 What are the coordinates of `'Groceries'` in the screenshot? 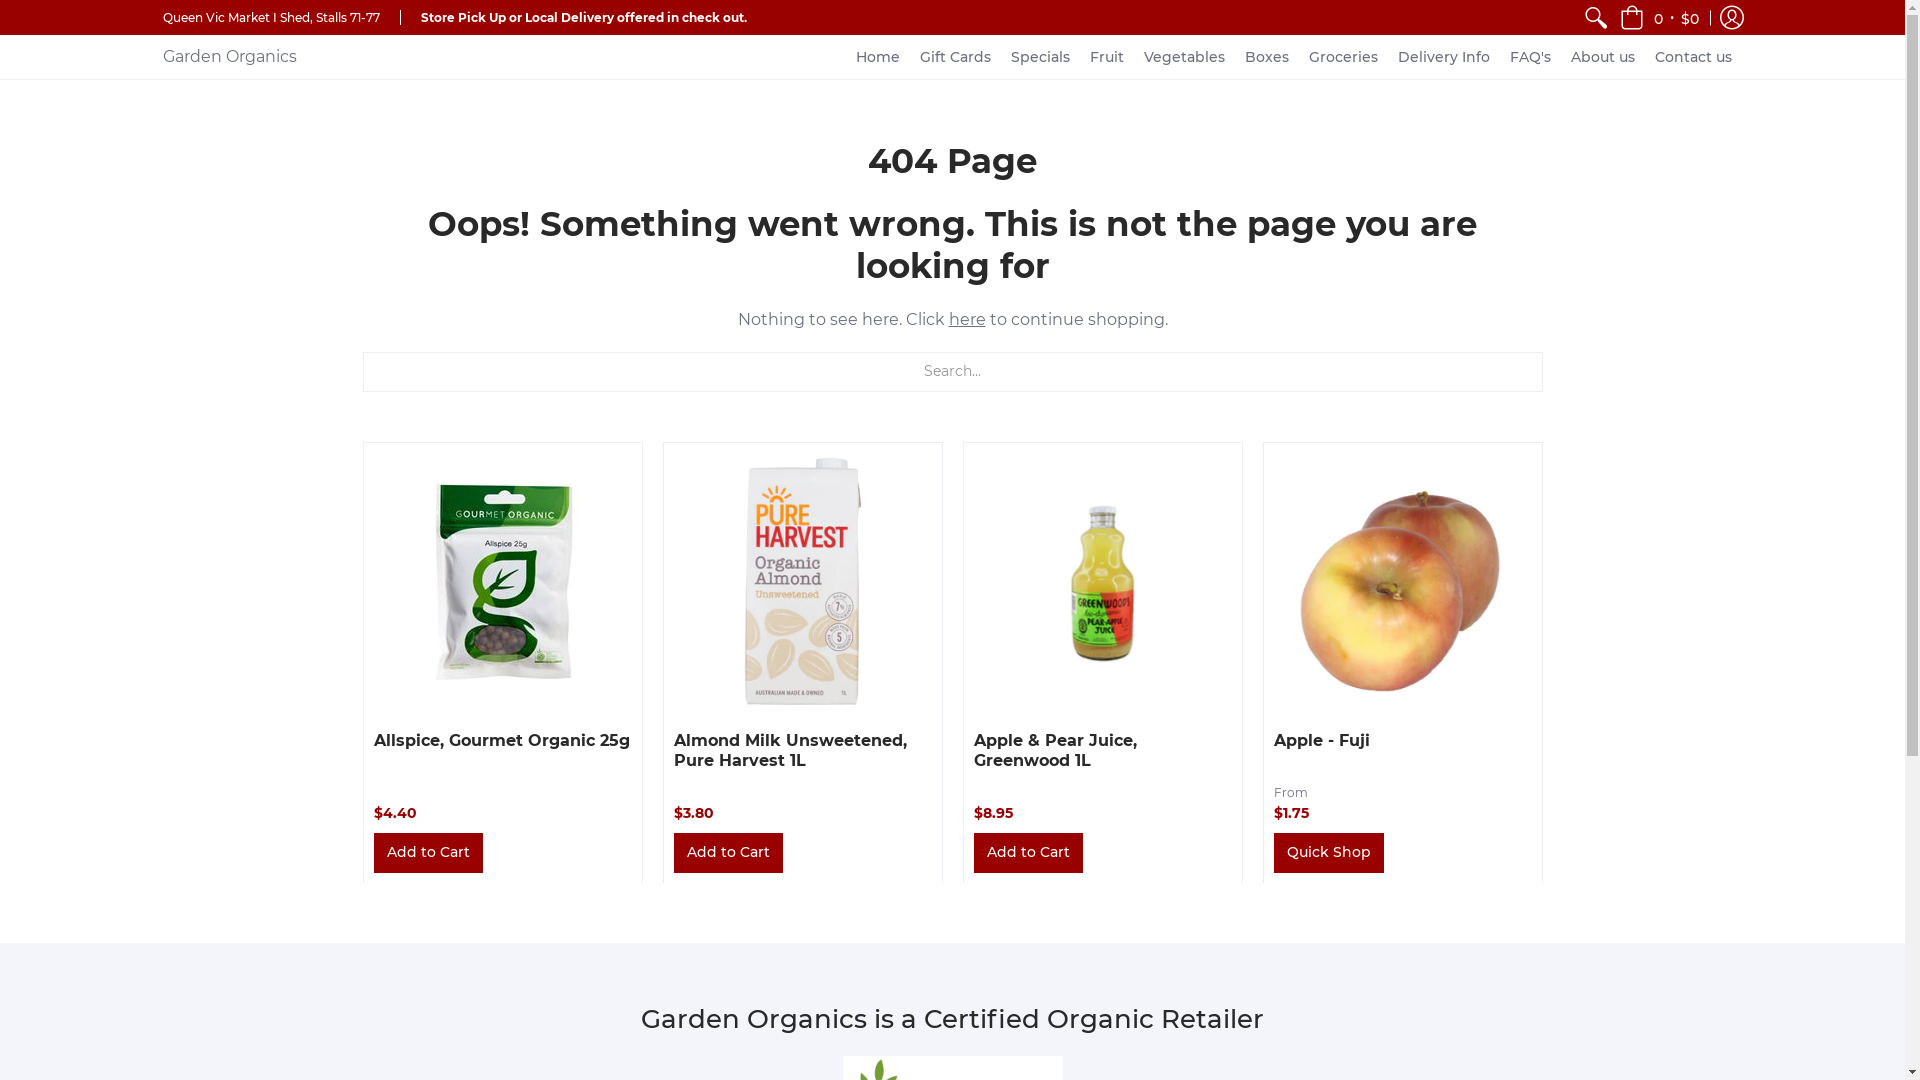 It's located at (1299, 56).